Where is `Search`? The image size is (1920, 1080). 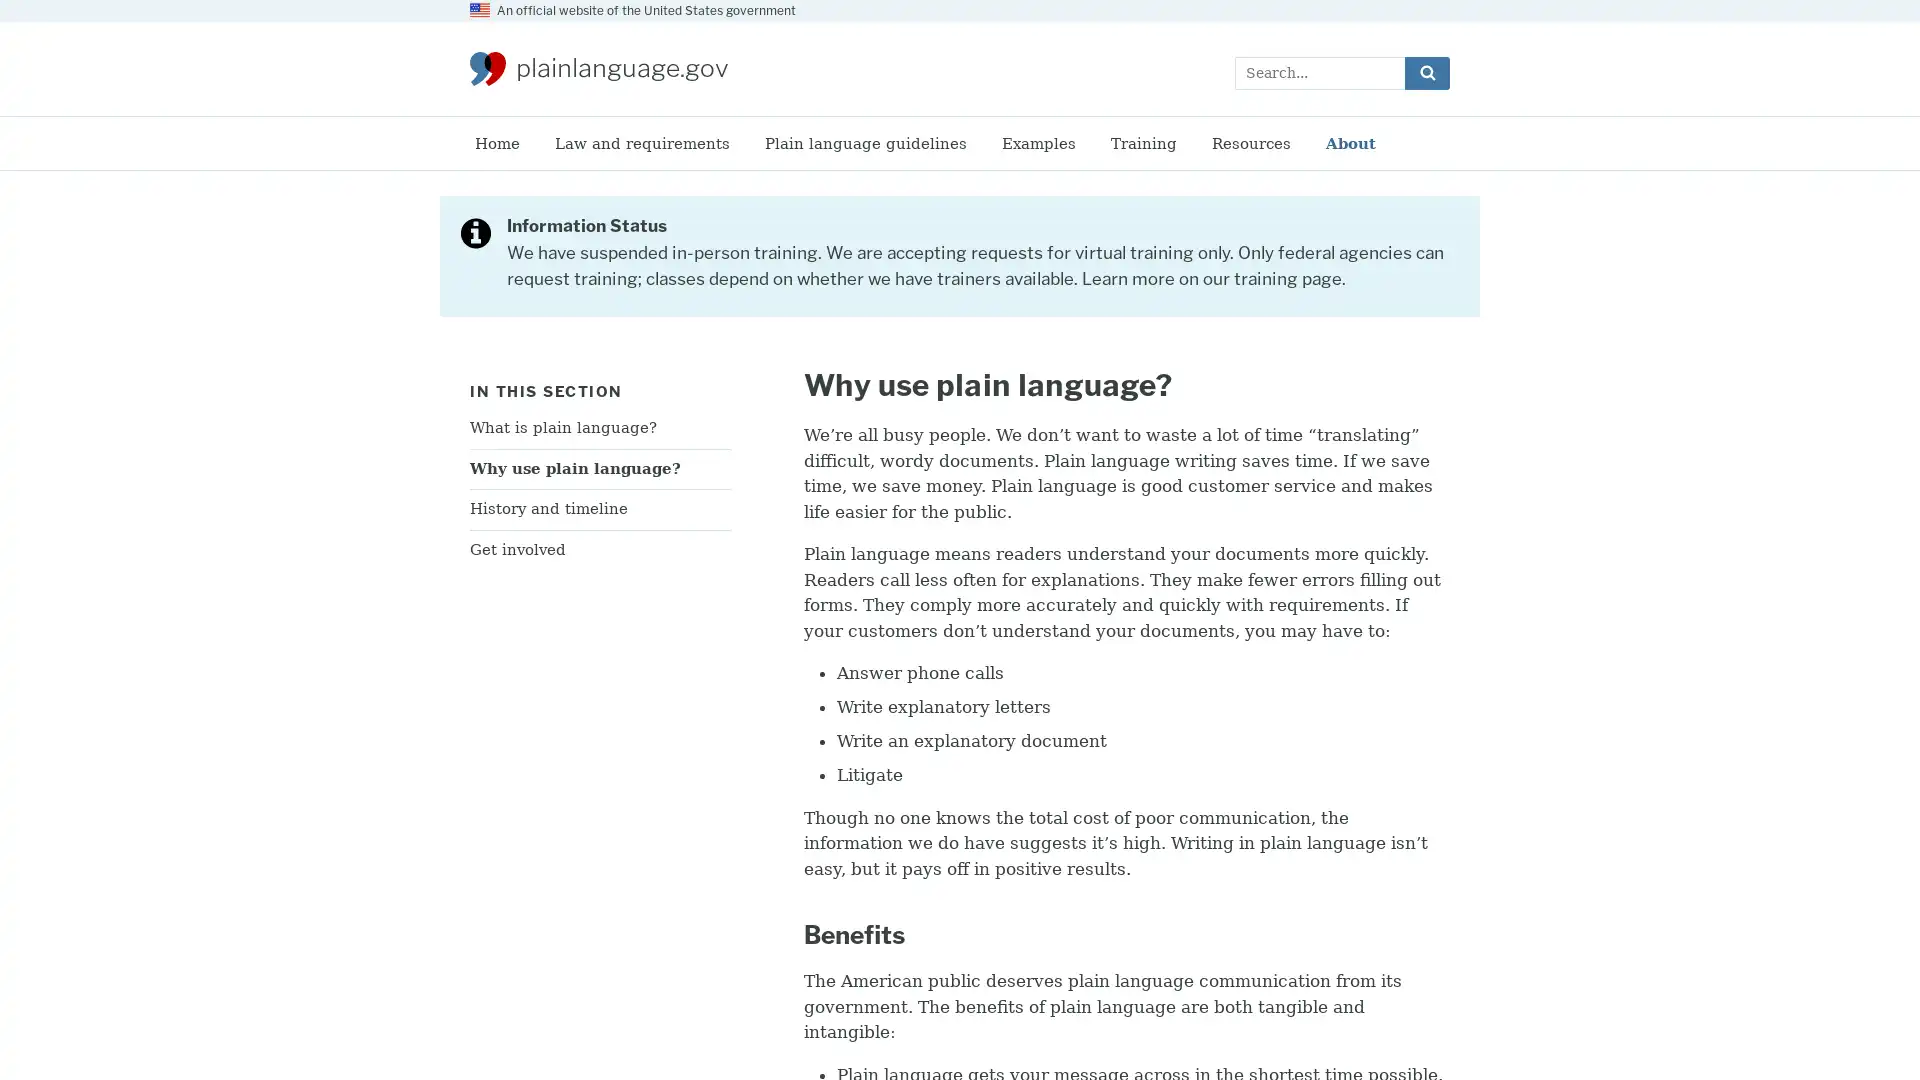
Search is located at coordinates (1426, 71).